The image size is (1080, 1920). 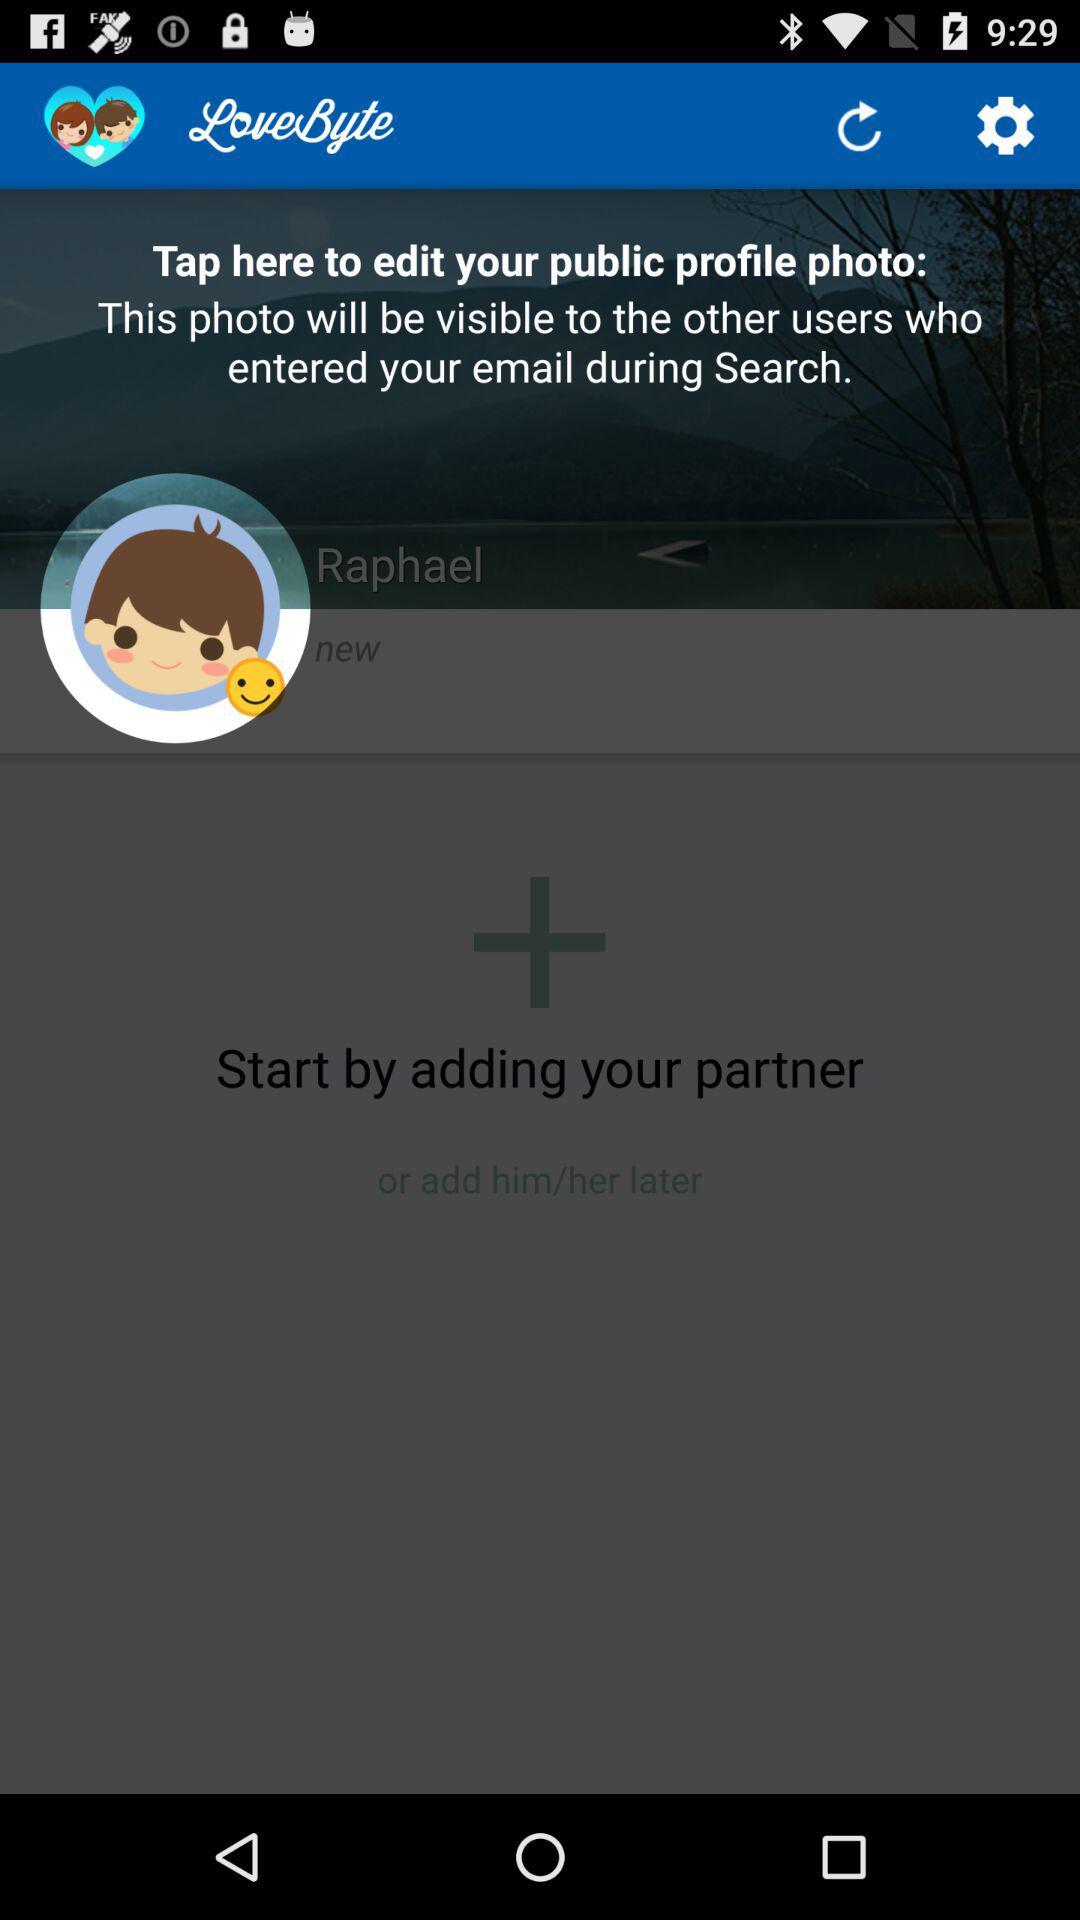 I want to click on change profile icon, so click(x=174, y=607).